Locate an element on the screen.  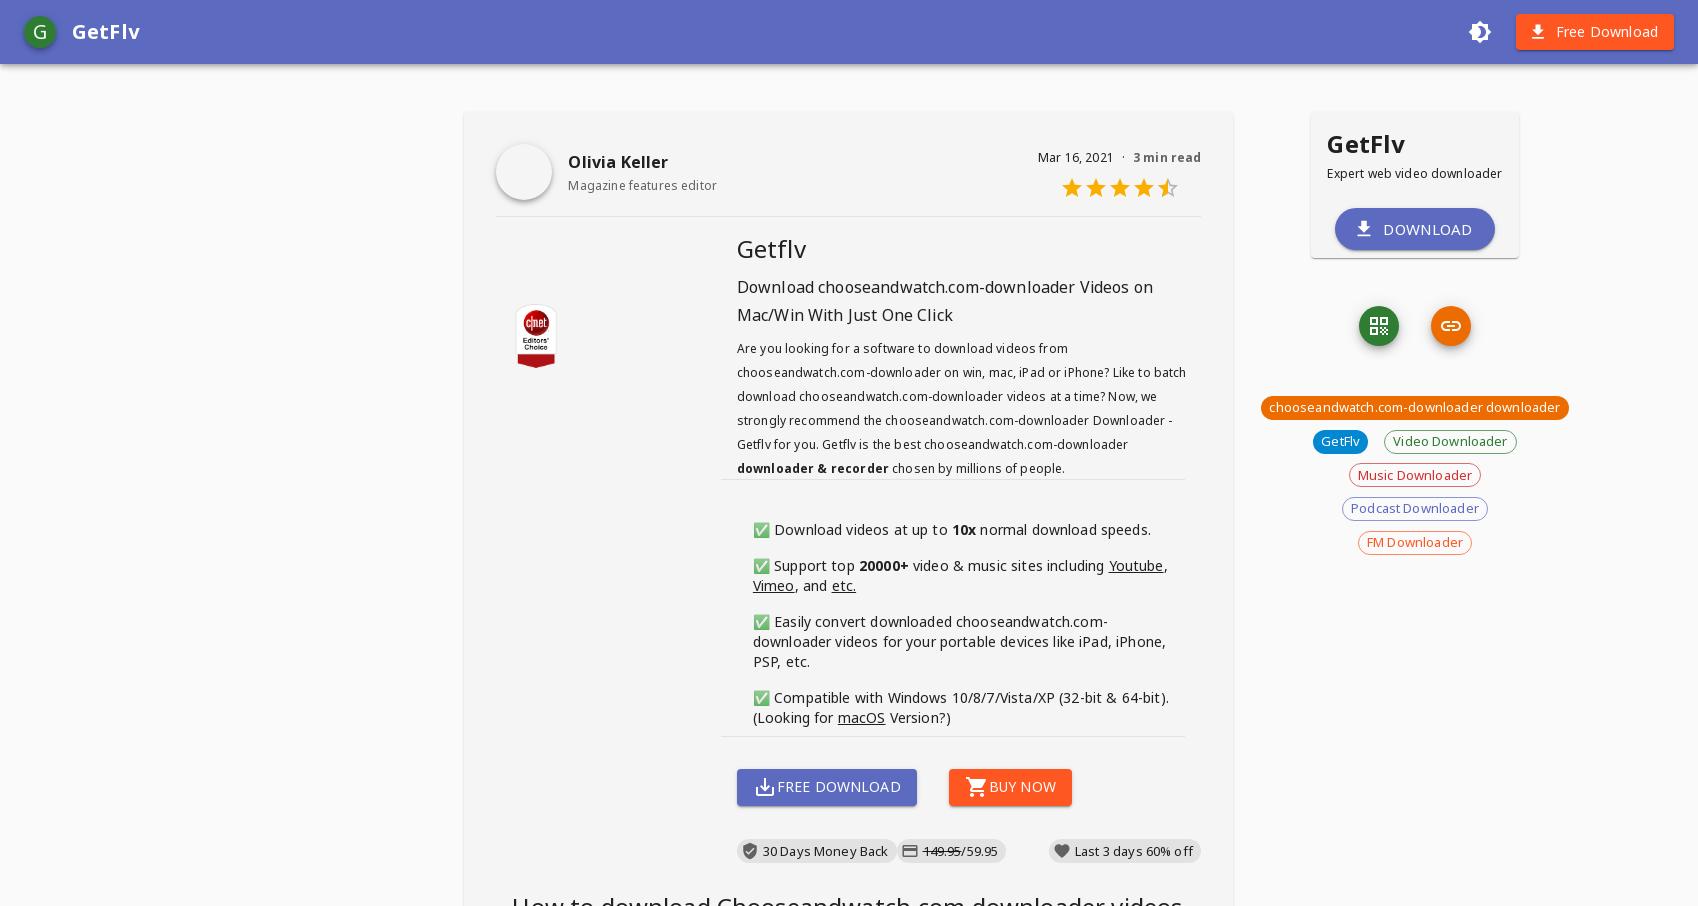
'is the best' is located at coordinates (889, 444).